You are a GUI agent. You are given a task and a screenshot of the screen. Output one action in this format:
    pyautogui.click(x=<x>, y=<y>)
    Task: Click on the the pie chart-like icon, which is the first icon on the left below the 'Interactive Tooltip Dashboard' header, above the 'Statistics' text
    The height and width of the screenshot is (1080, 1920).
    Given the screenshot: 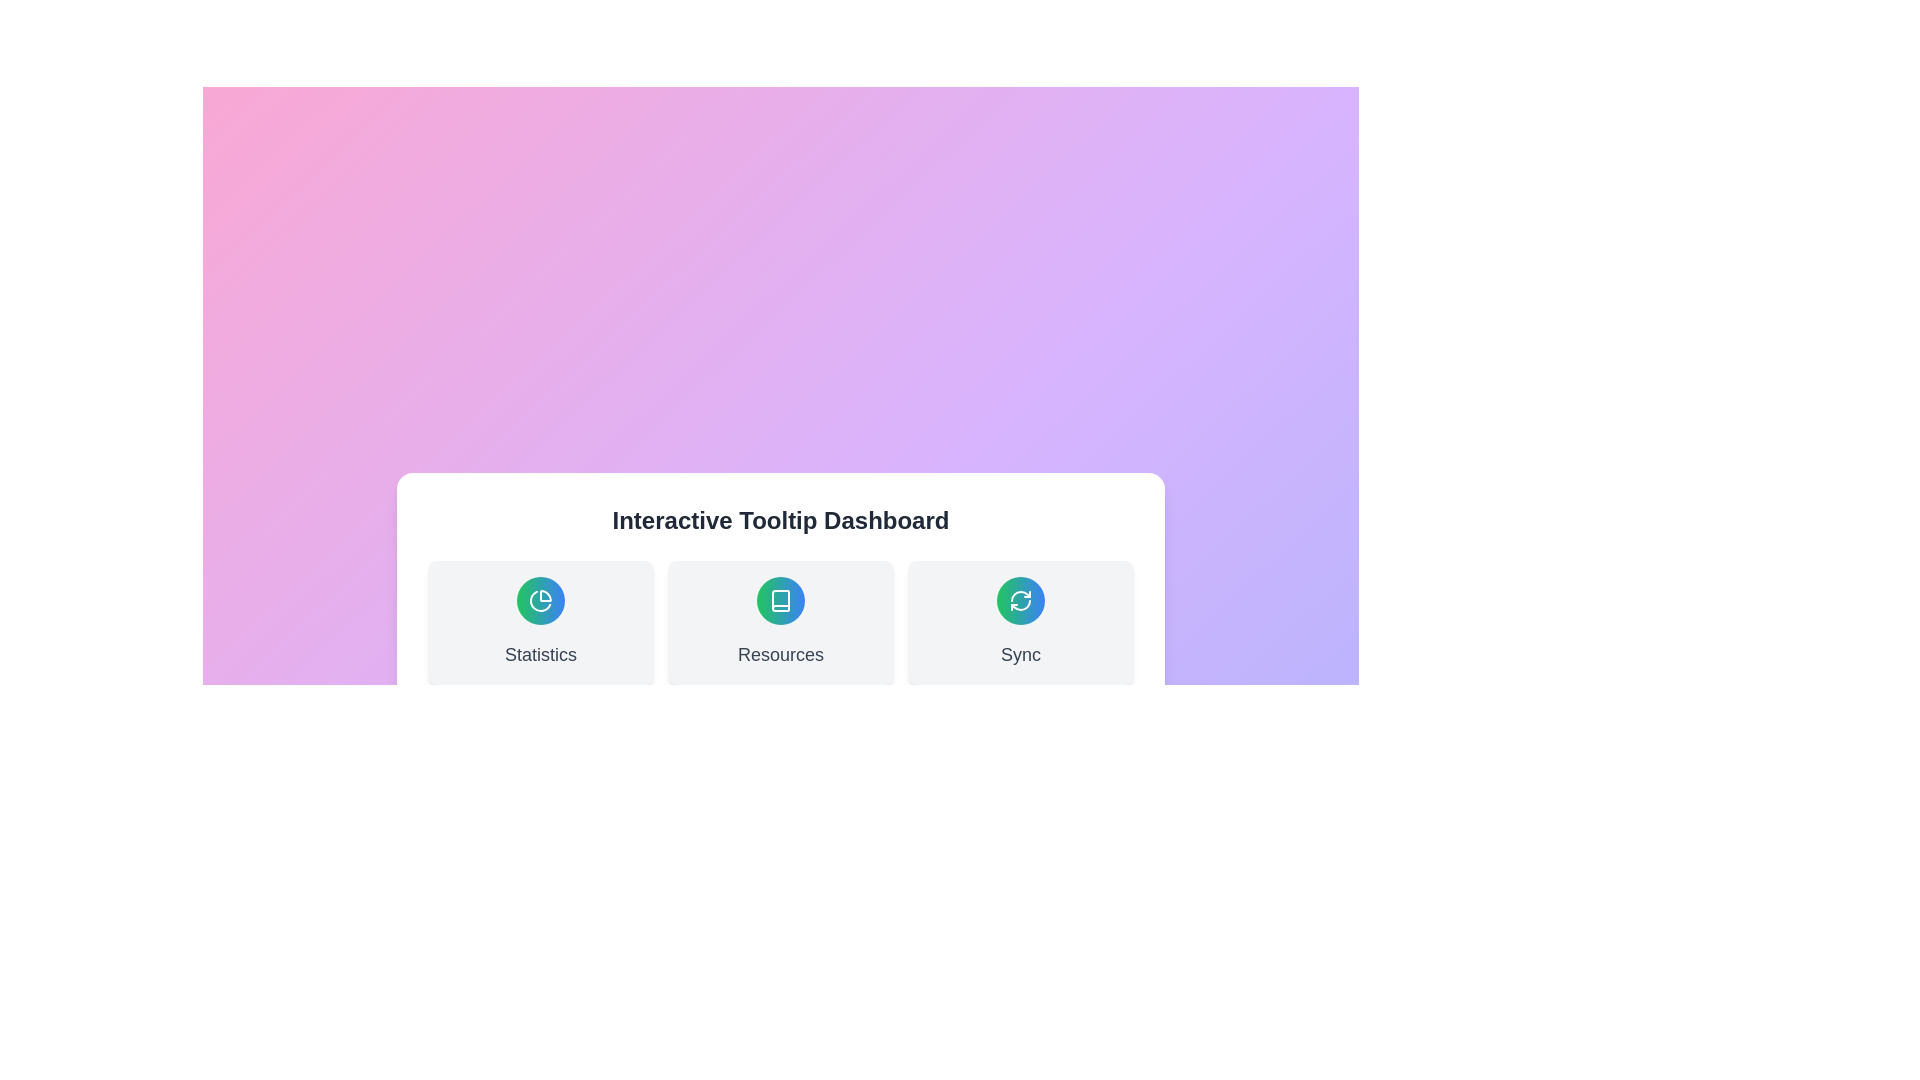 What is the action you would take?
    pyautogui.click(x=540, y=600)
    